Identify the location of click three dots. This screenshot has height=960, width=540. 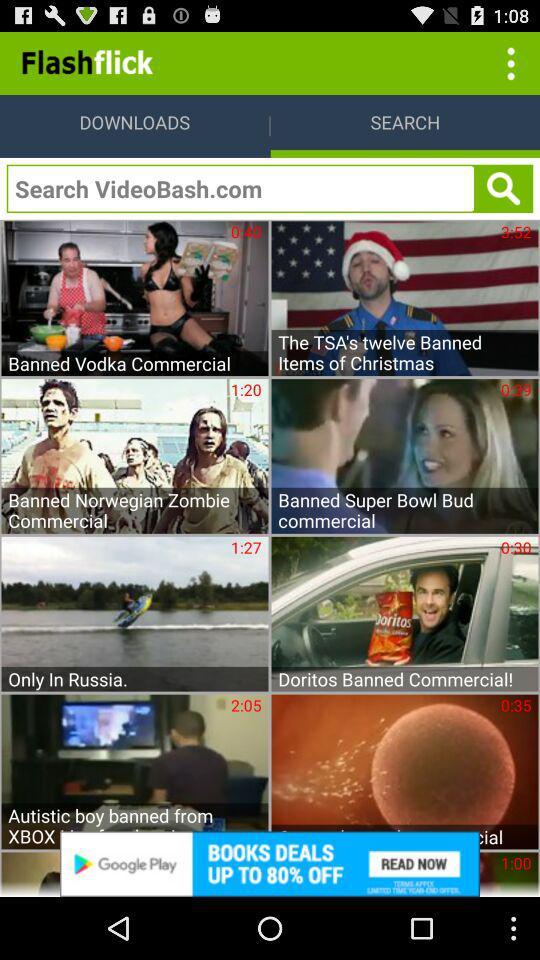
(508, 62).